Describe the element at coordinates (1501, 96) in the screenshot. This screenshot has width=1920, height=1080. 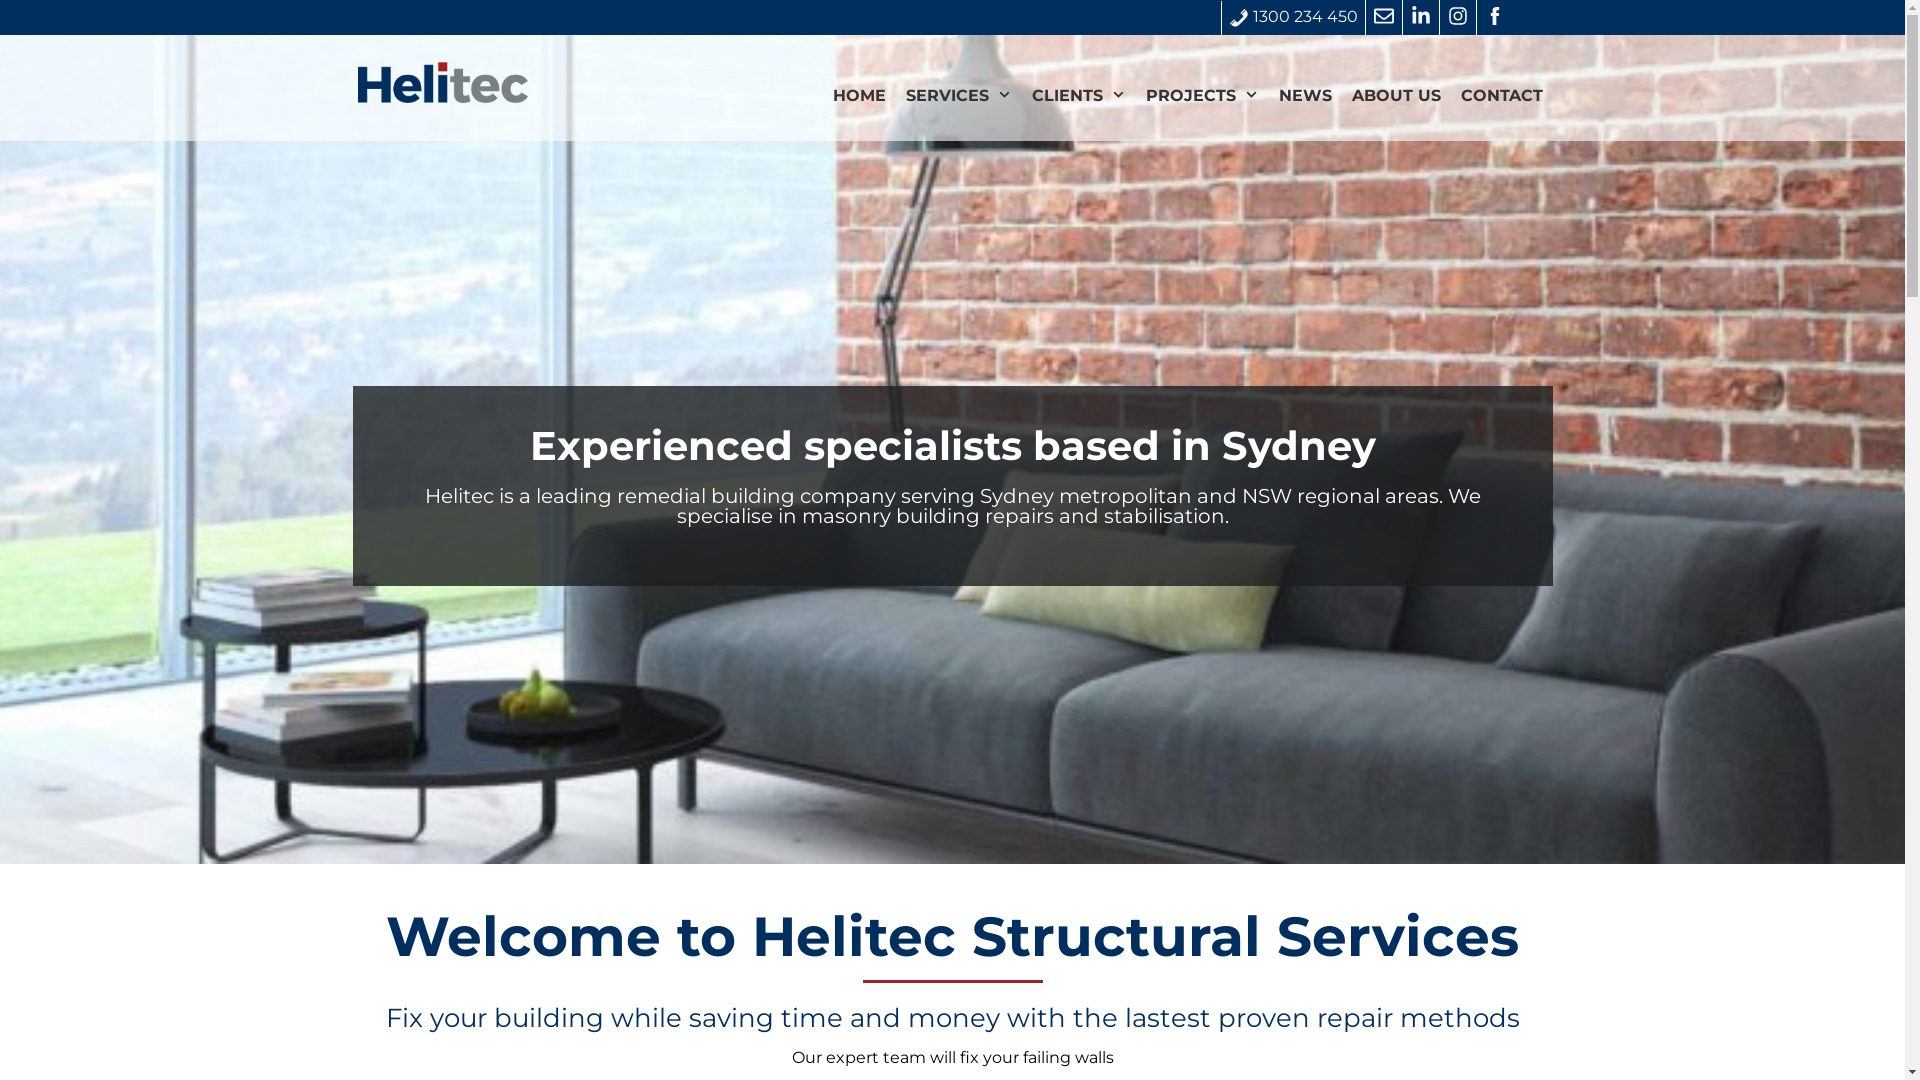
I see `'CONTACT'` at that location.